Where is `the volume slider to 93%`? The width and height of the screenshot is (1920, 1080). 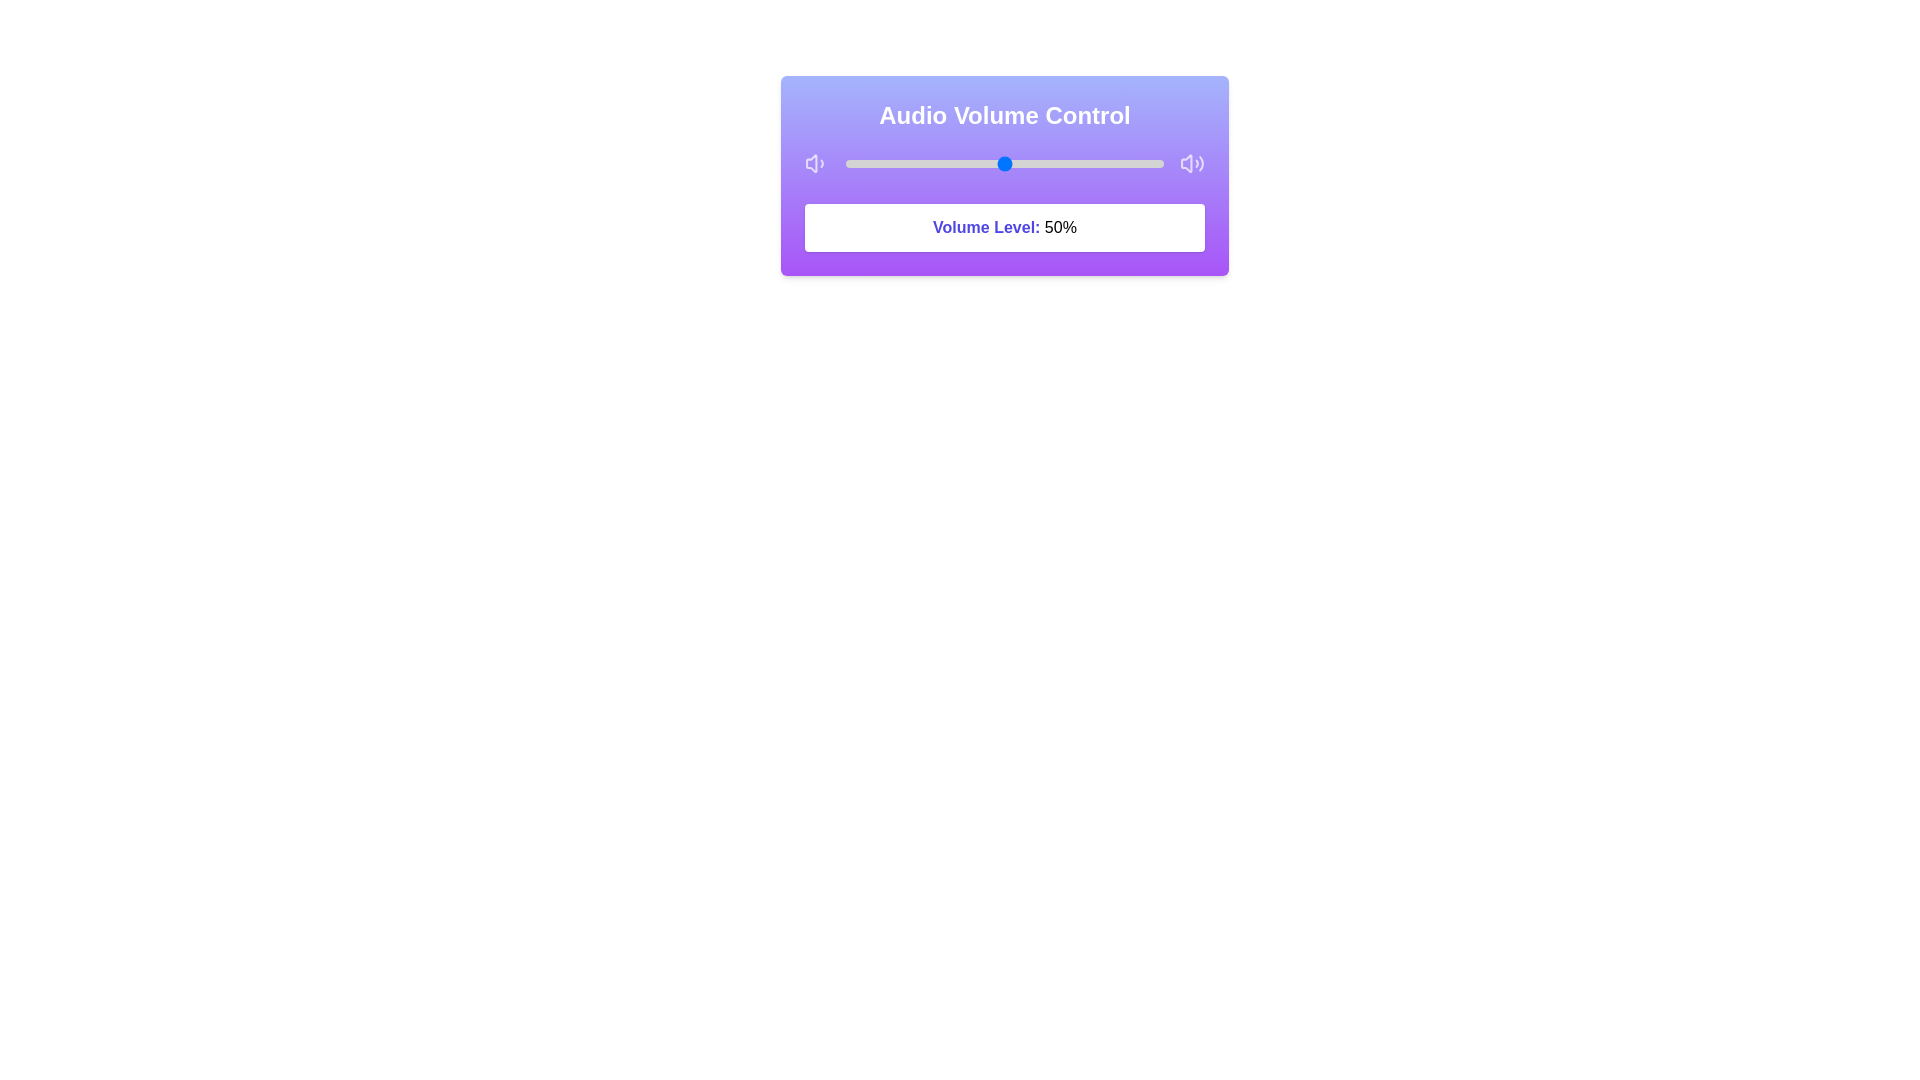 the volume slider to 93% is located at coordinates (1141, 163).